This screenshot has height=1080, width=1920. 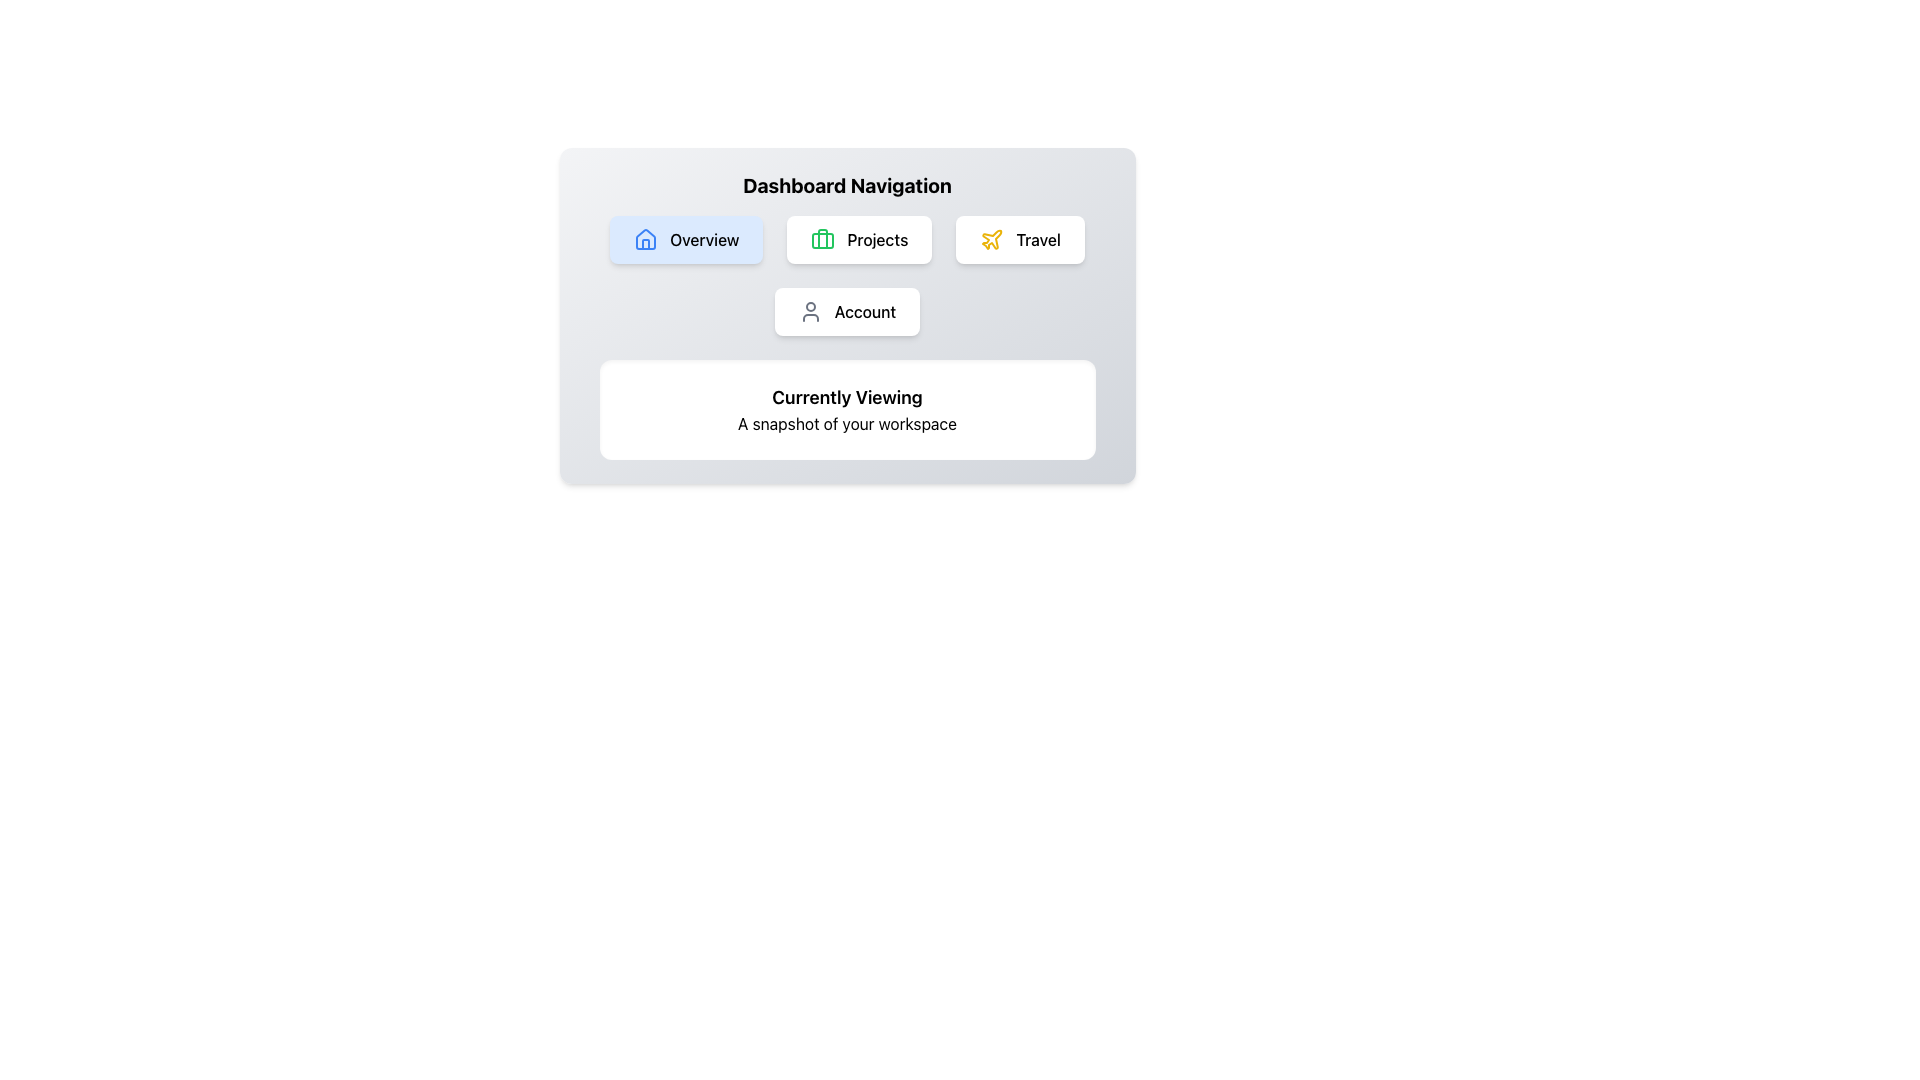 I want to click on the Navigation bar containing interactive buttons, so click(x=847, y=276).